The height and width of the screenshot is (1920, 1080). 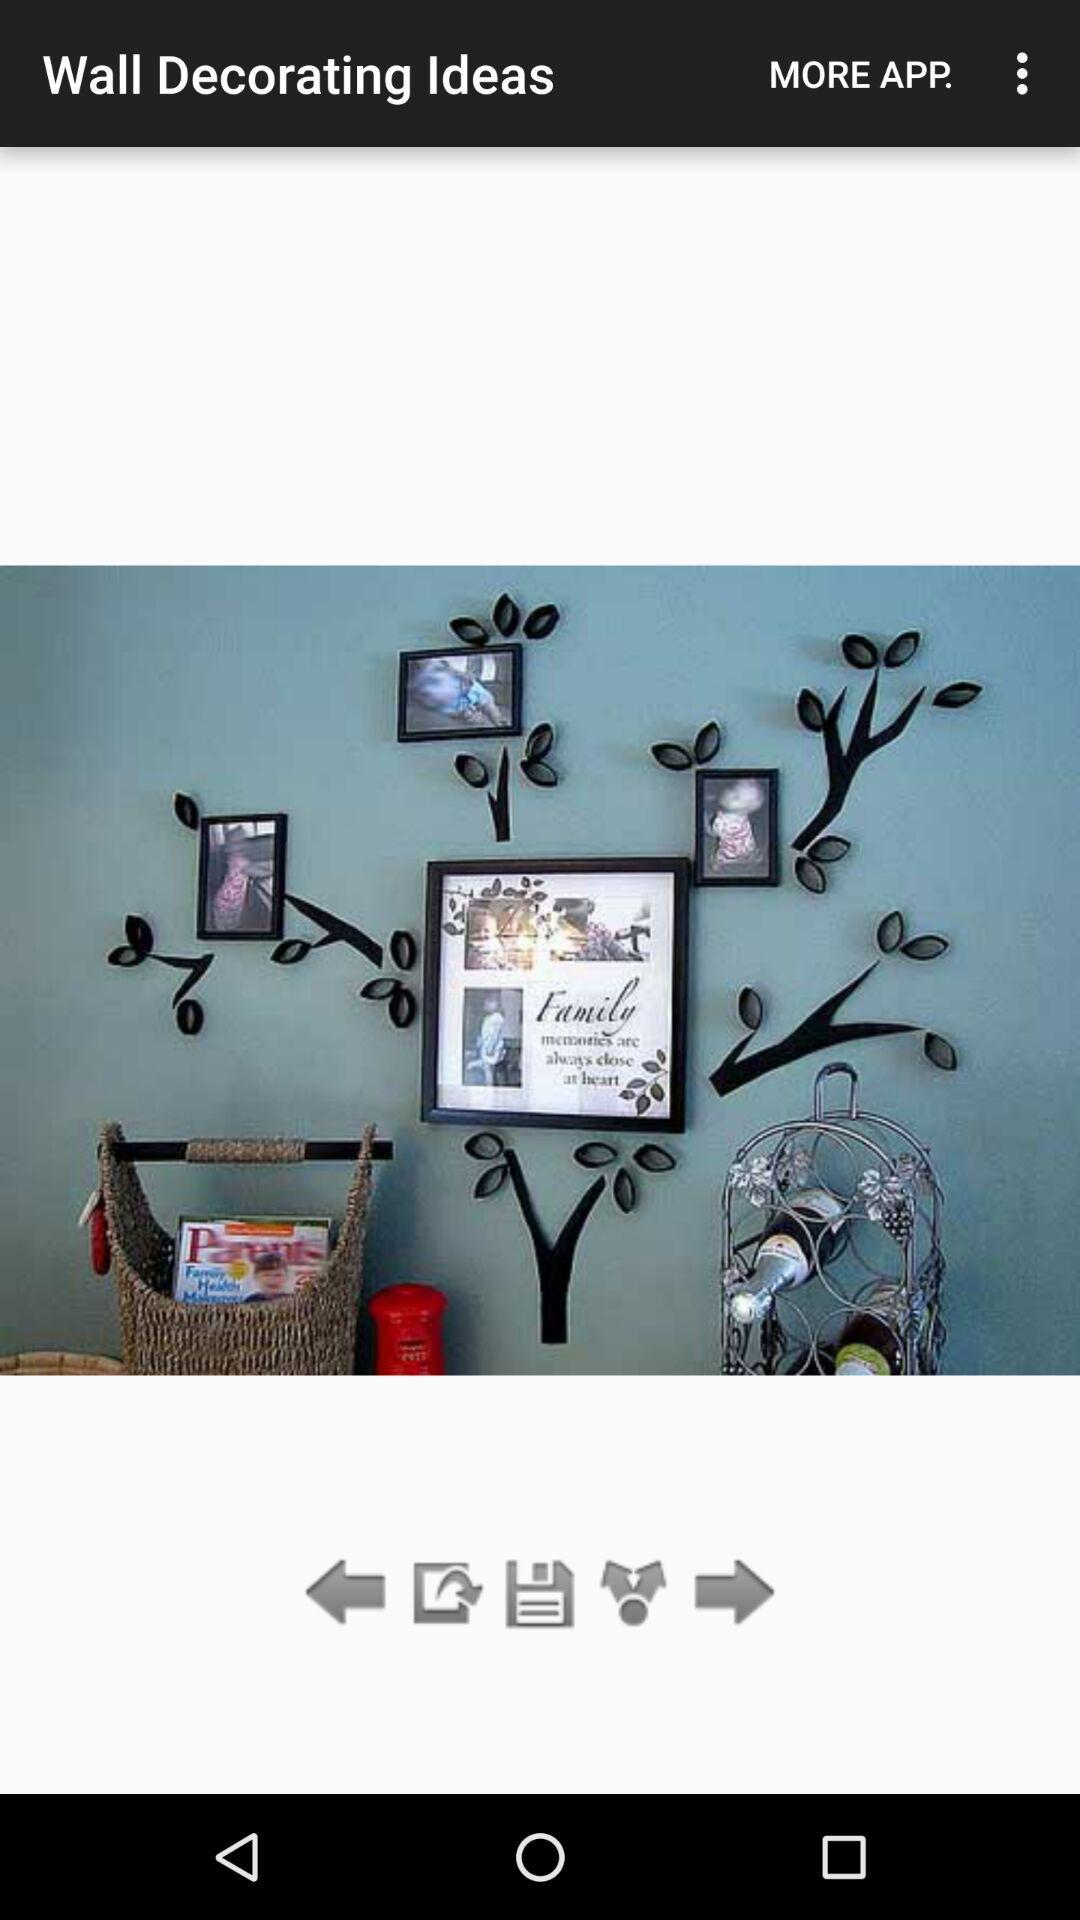 What do you see at coordinates (540, 1593) in the screenshot?
I see `icon below the wall decorating ideas` at bounding box center [540, 1593].